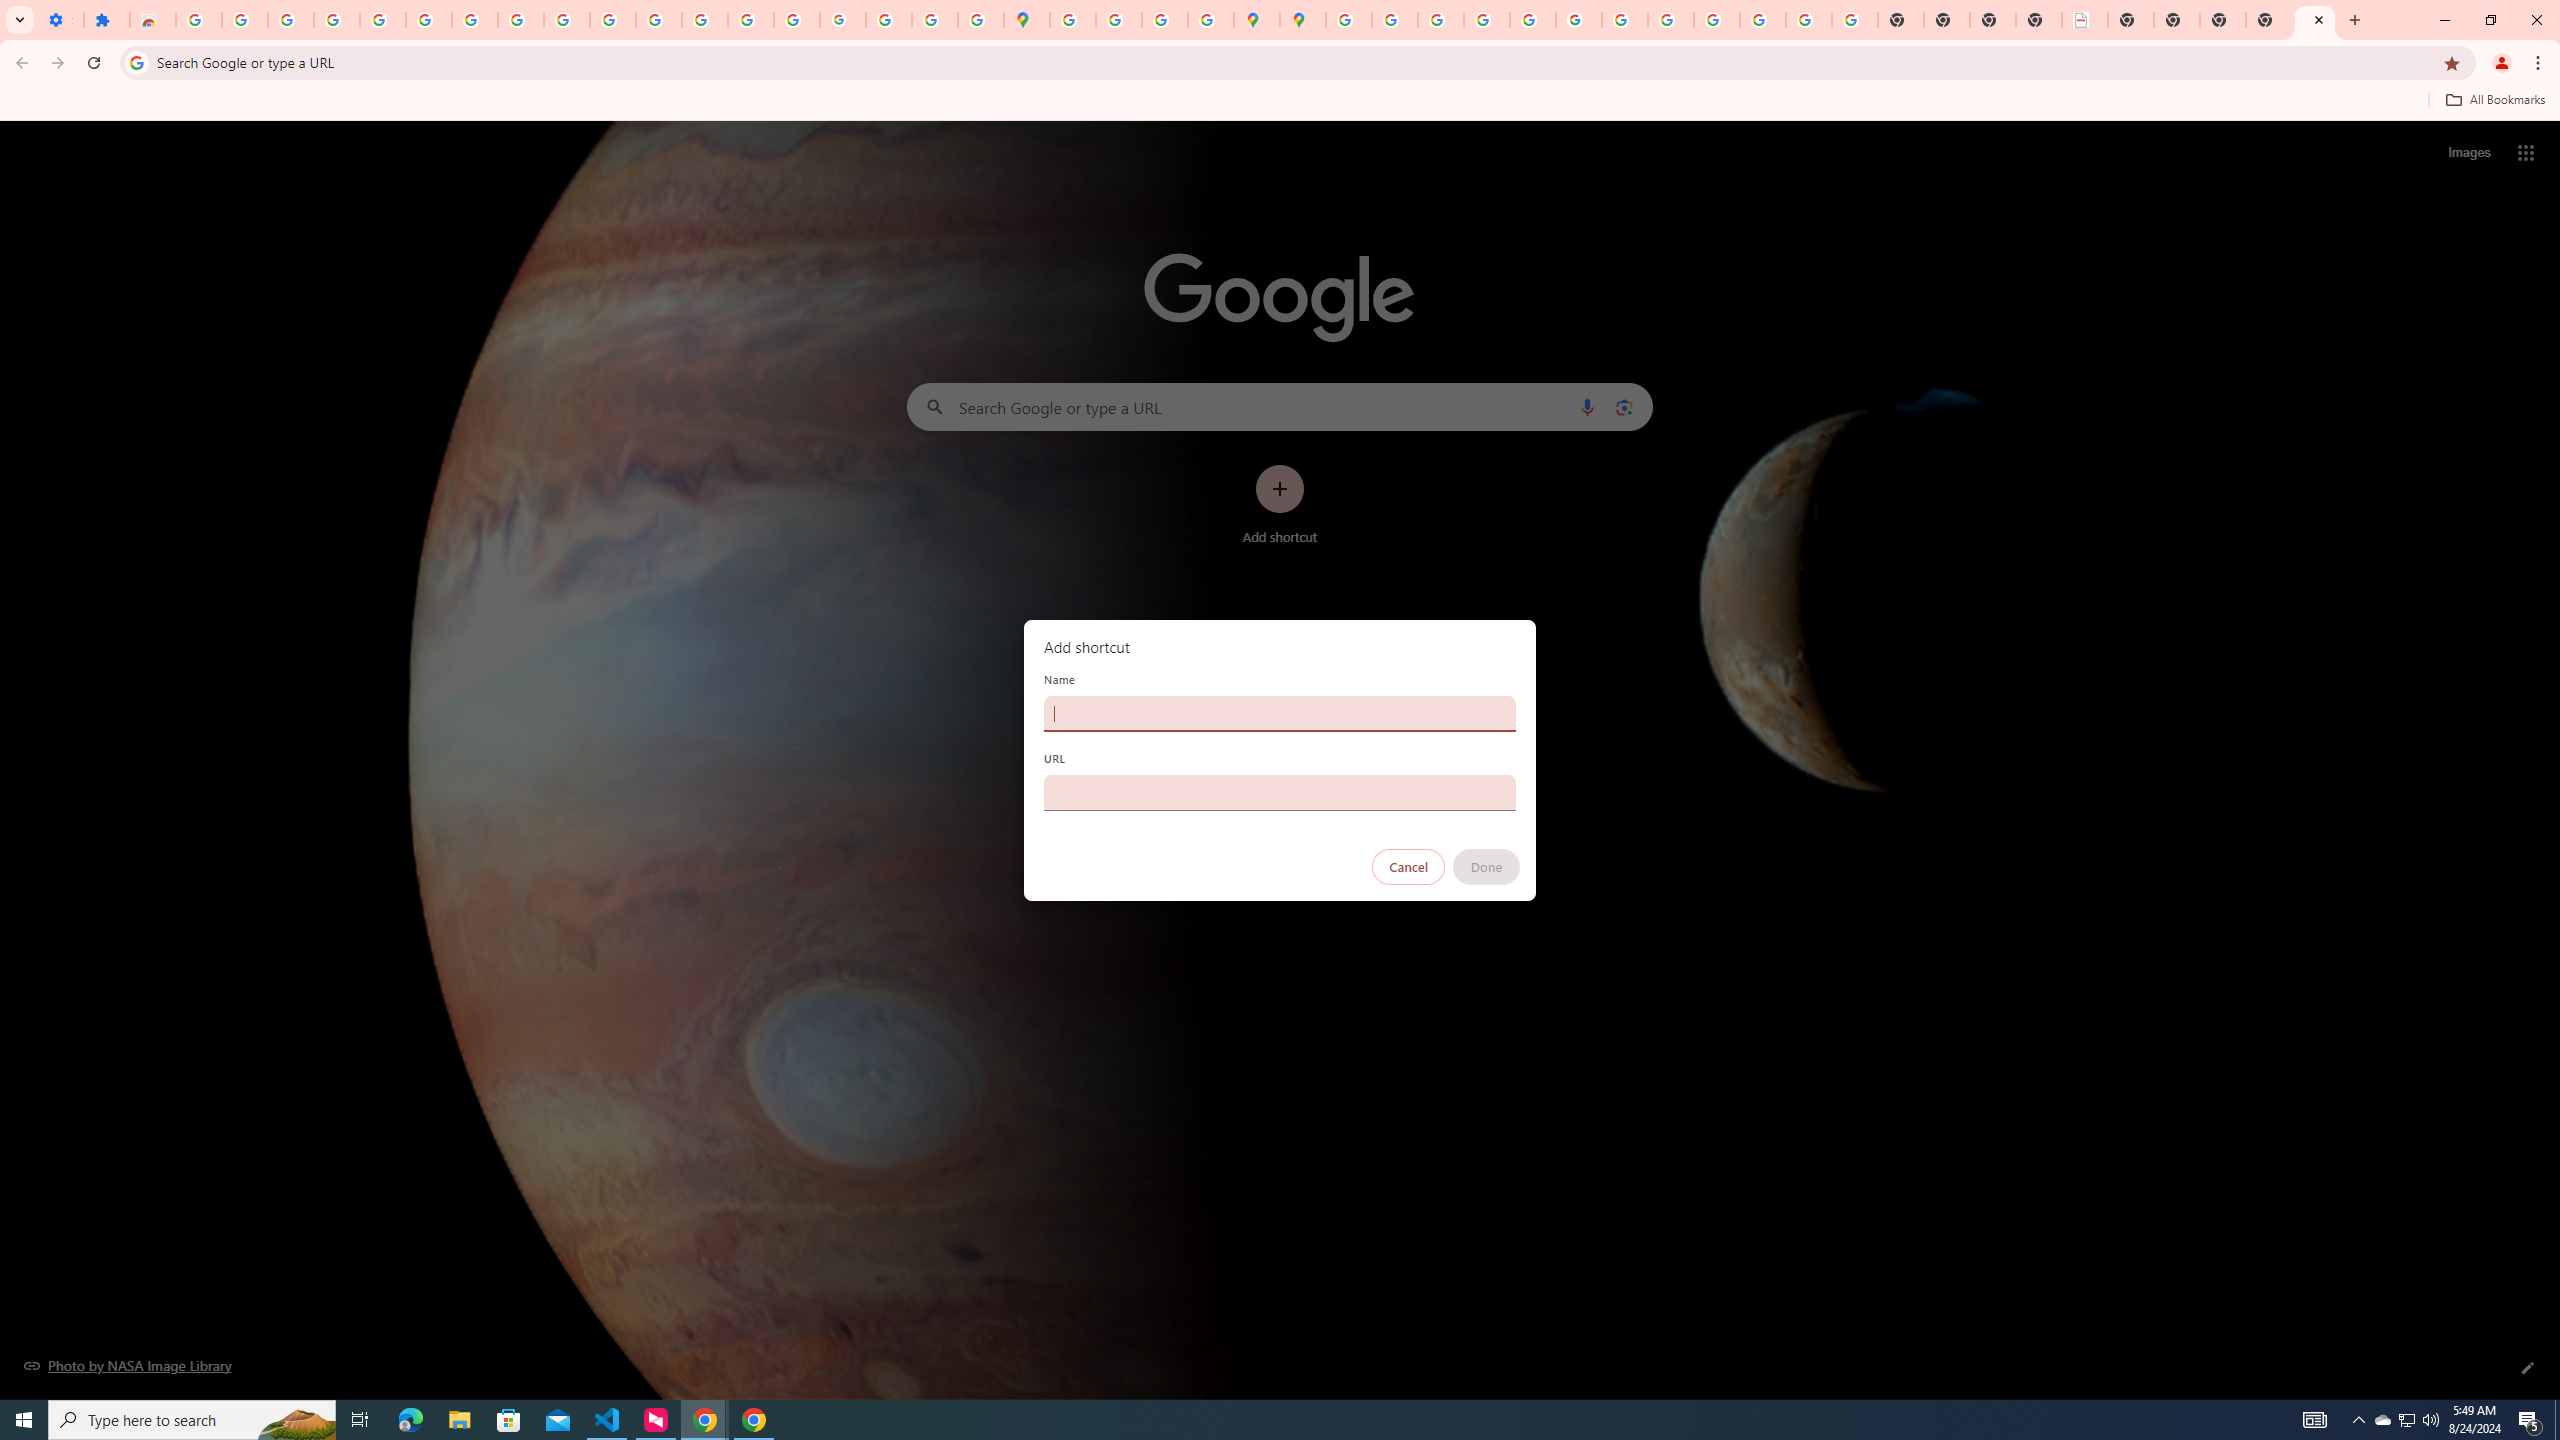 The height and width of the screenshot is (1440, 2560). I want to click on 'Name', so click(1280, 712).